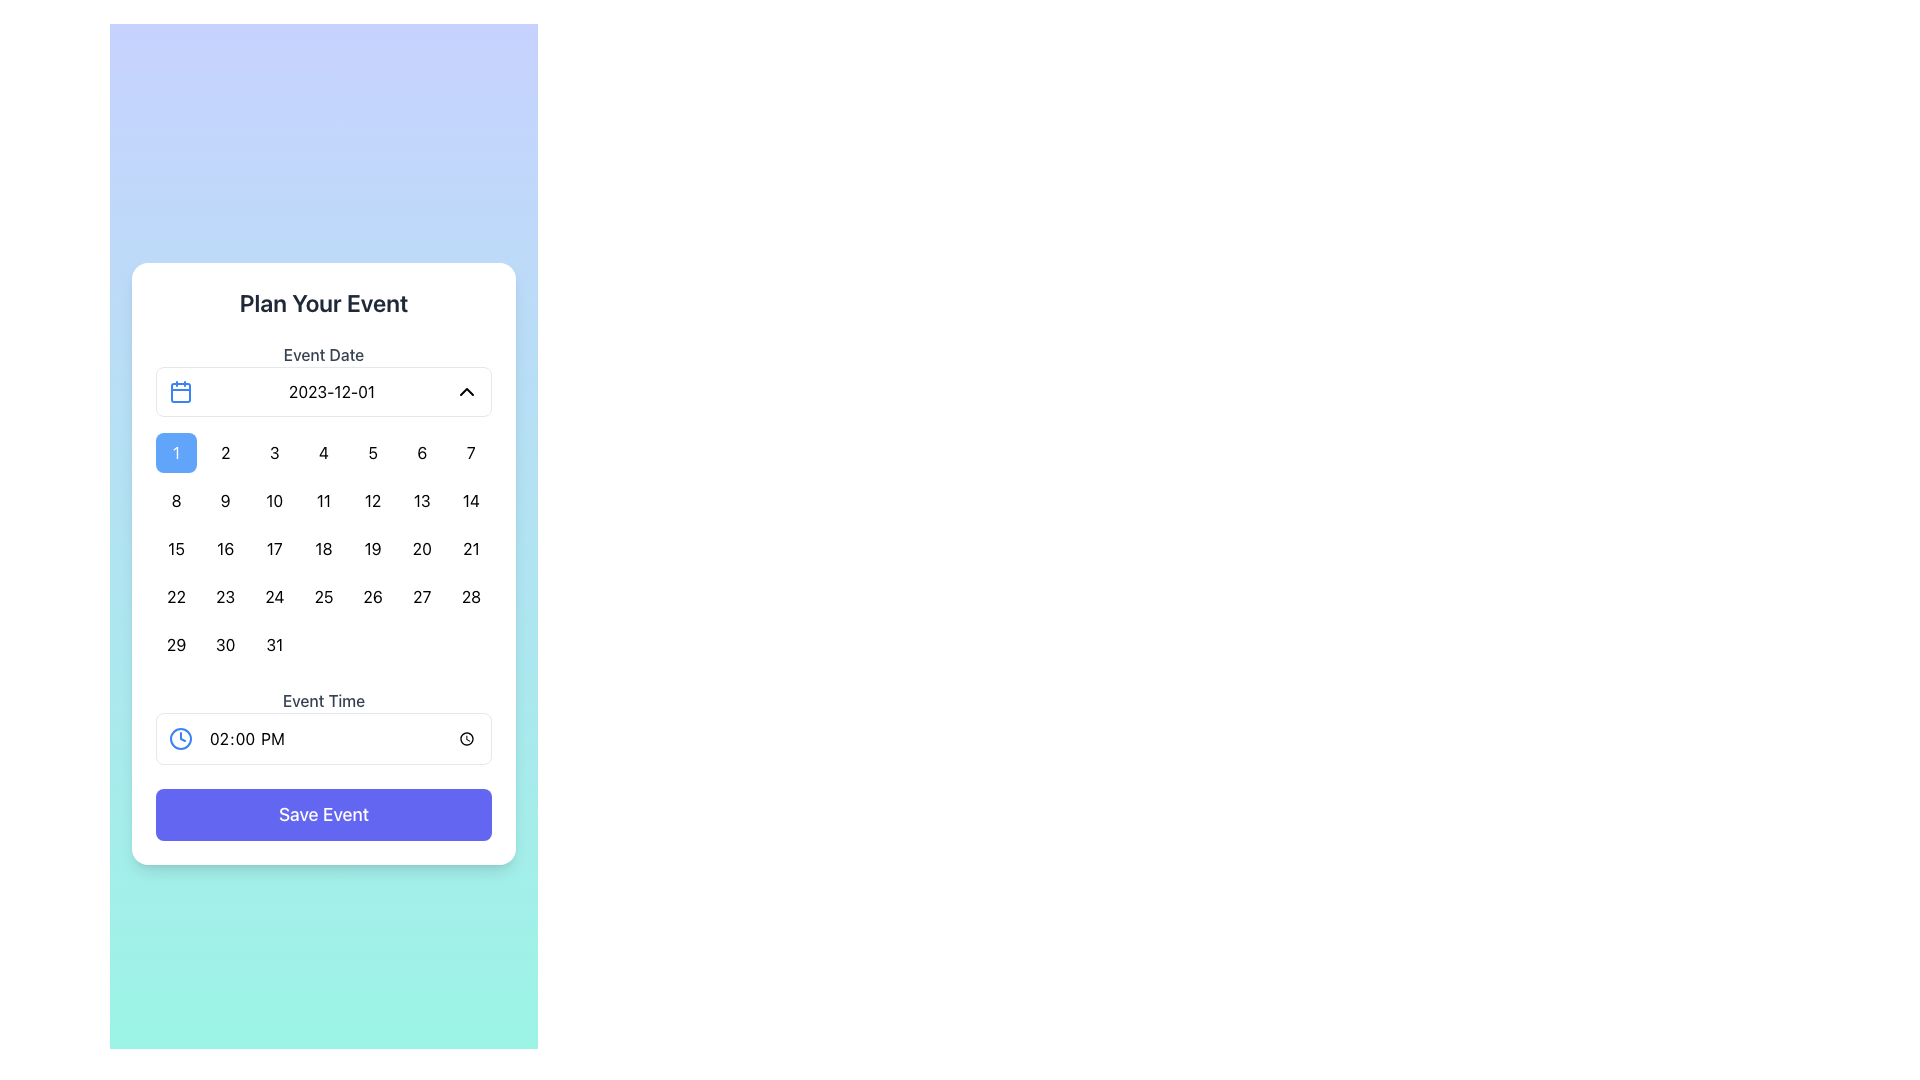 The image size is (1920, 1080). I want to click on the clock icon located immediately to the left of the time display '02:00 PM' in the Event Time section, so click(181, 739).